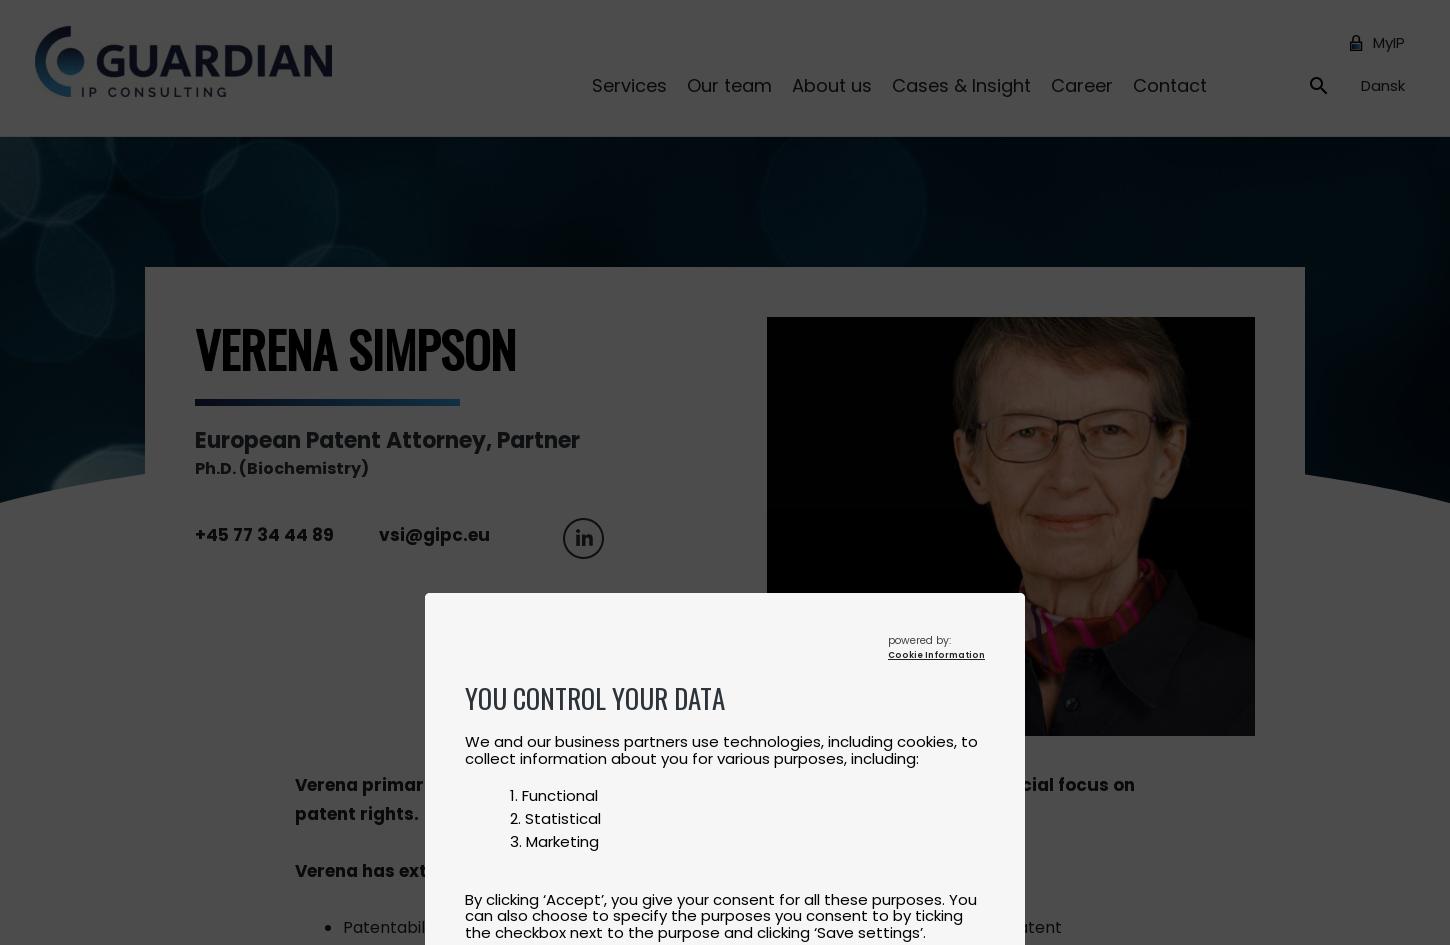 The height and width of the screenshot is (945, 1450). I want to click on 'Dansk', so click(1382, 83).